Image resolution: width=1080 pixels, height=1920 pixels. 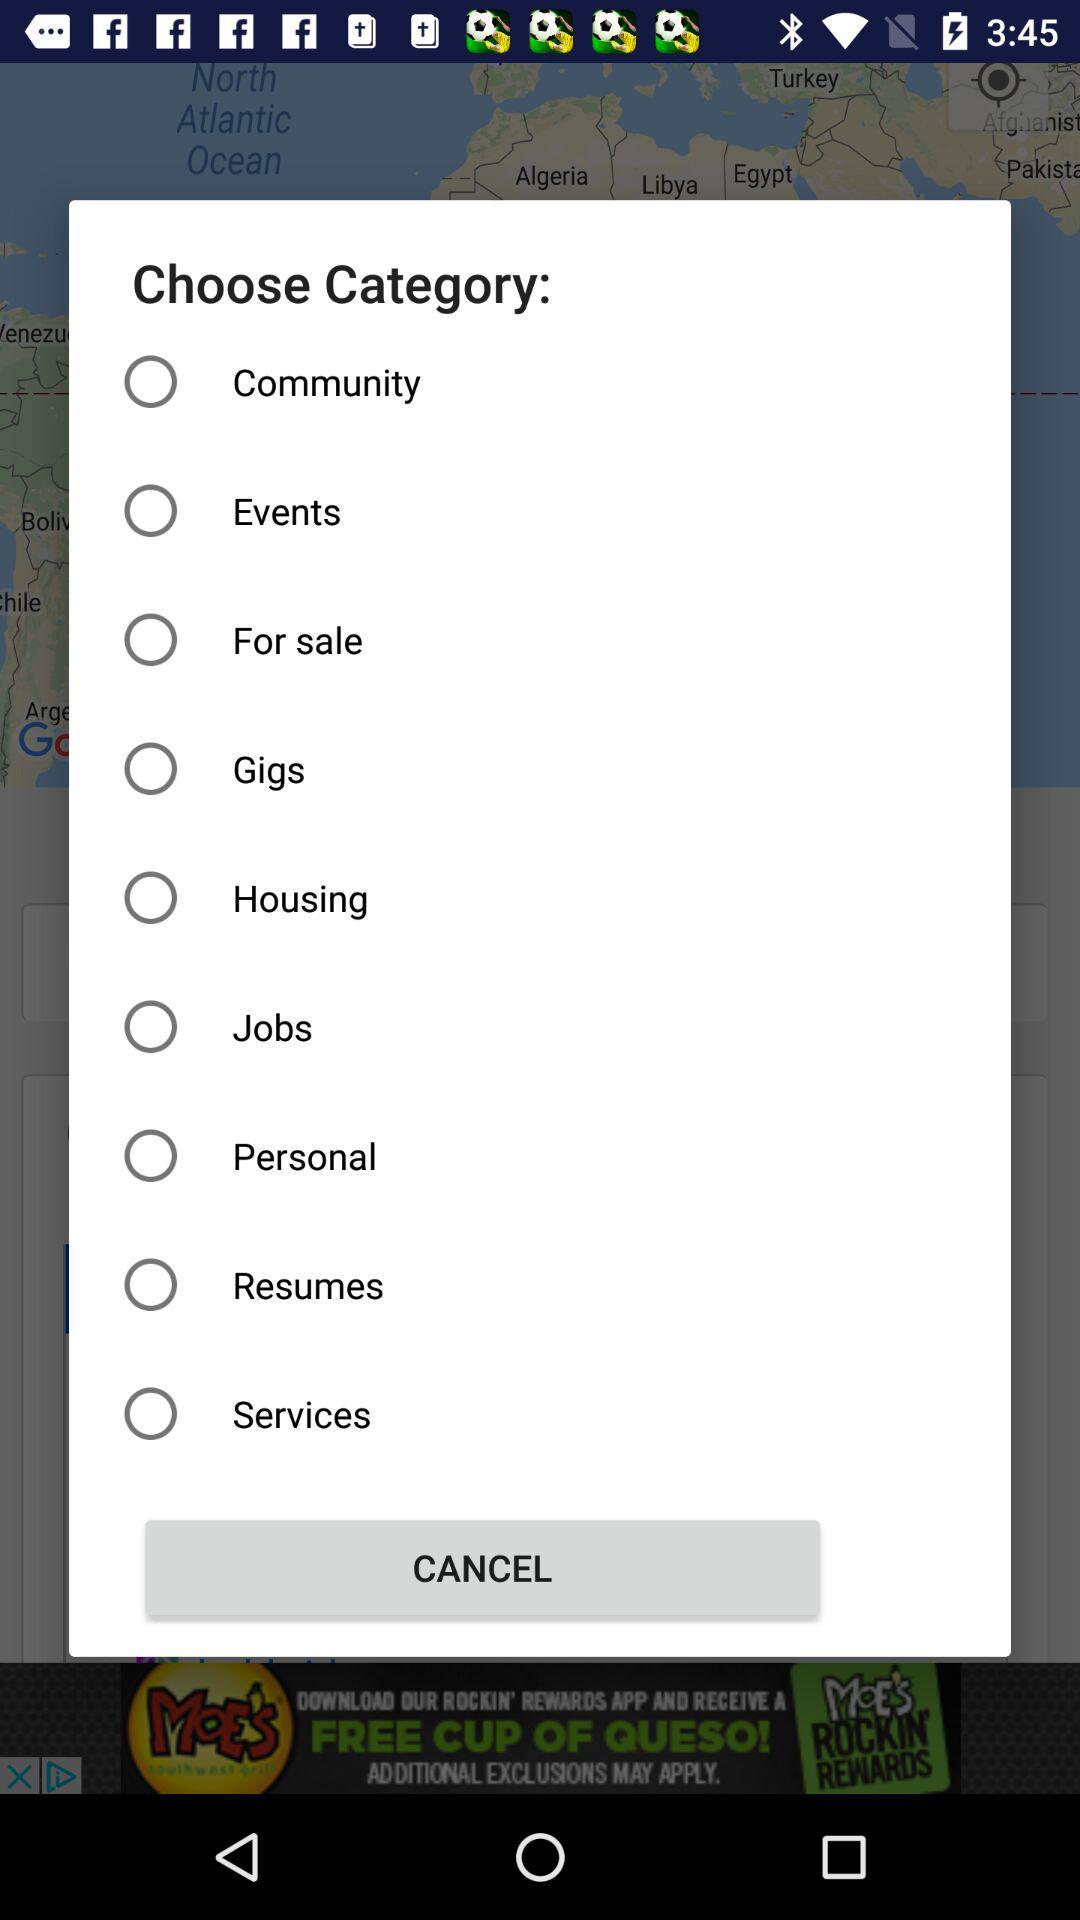 What do you see at coordinates (482, 1155) in the screenshot?
I see `personal` at bounding box center [482, 1155].